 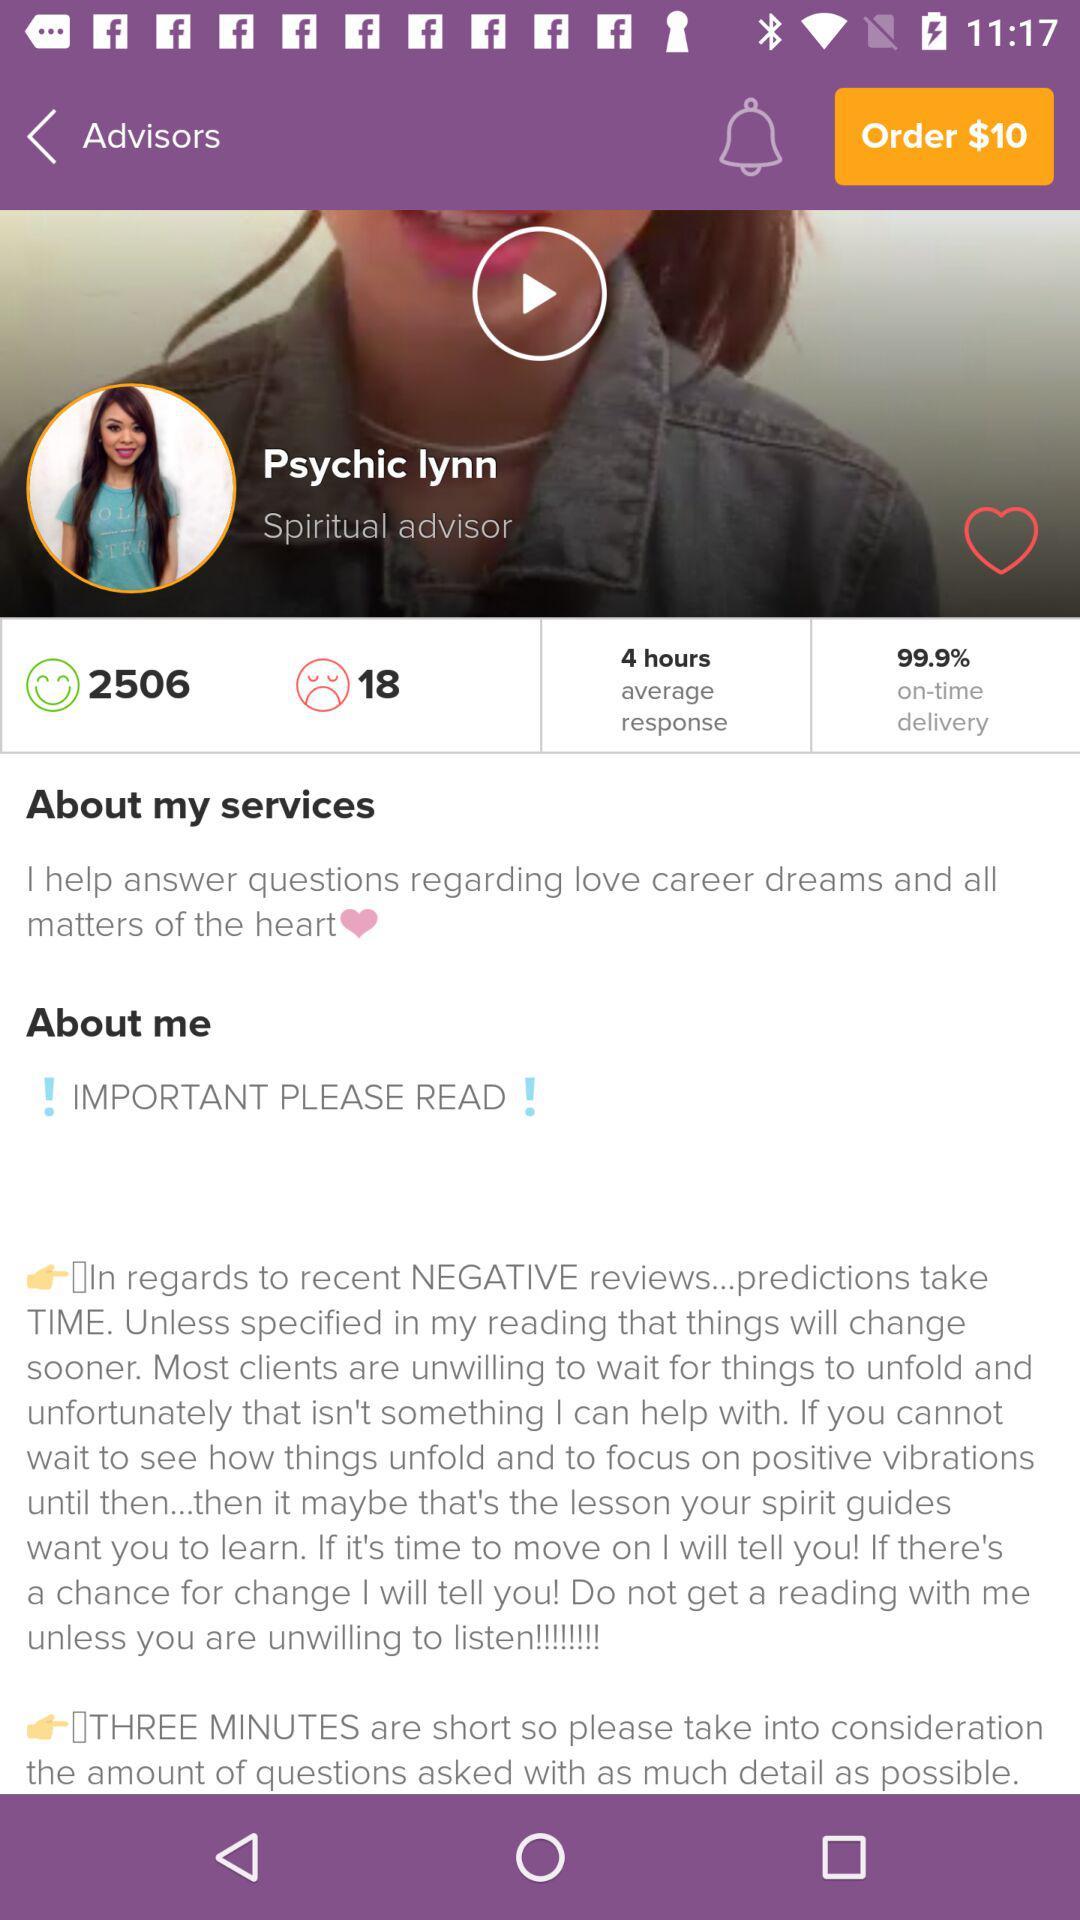 What do you see at coordinates (135, 685) in the screenshot?
I see `icon next to the 18 item` at bounding box center [135, 685].